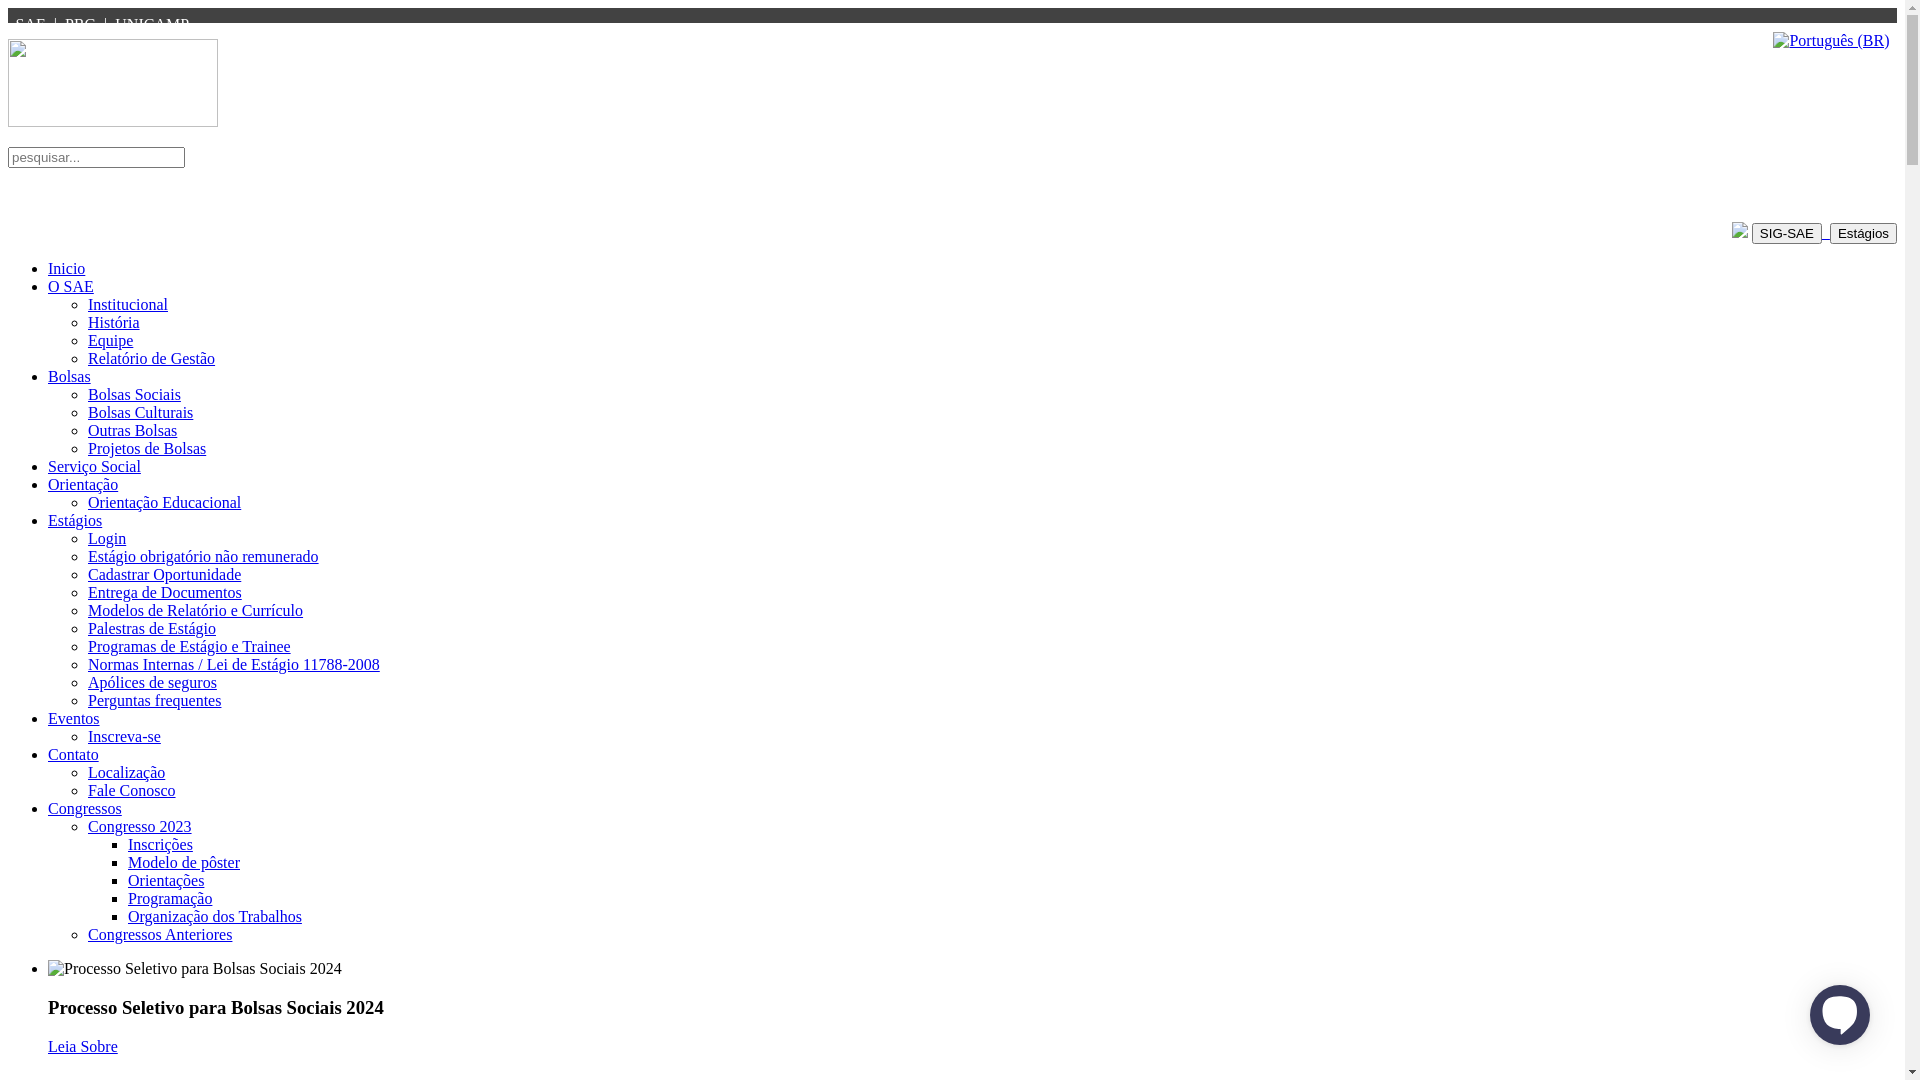  Describe the element at coordinates (48, 286) in the screenshot. I see `'O SAE'` at that location.